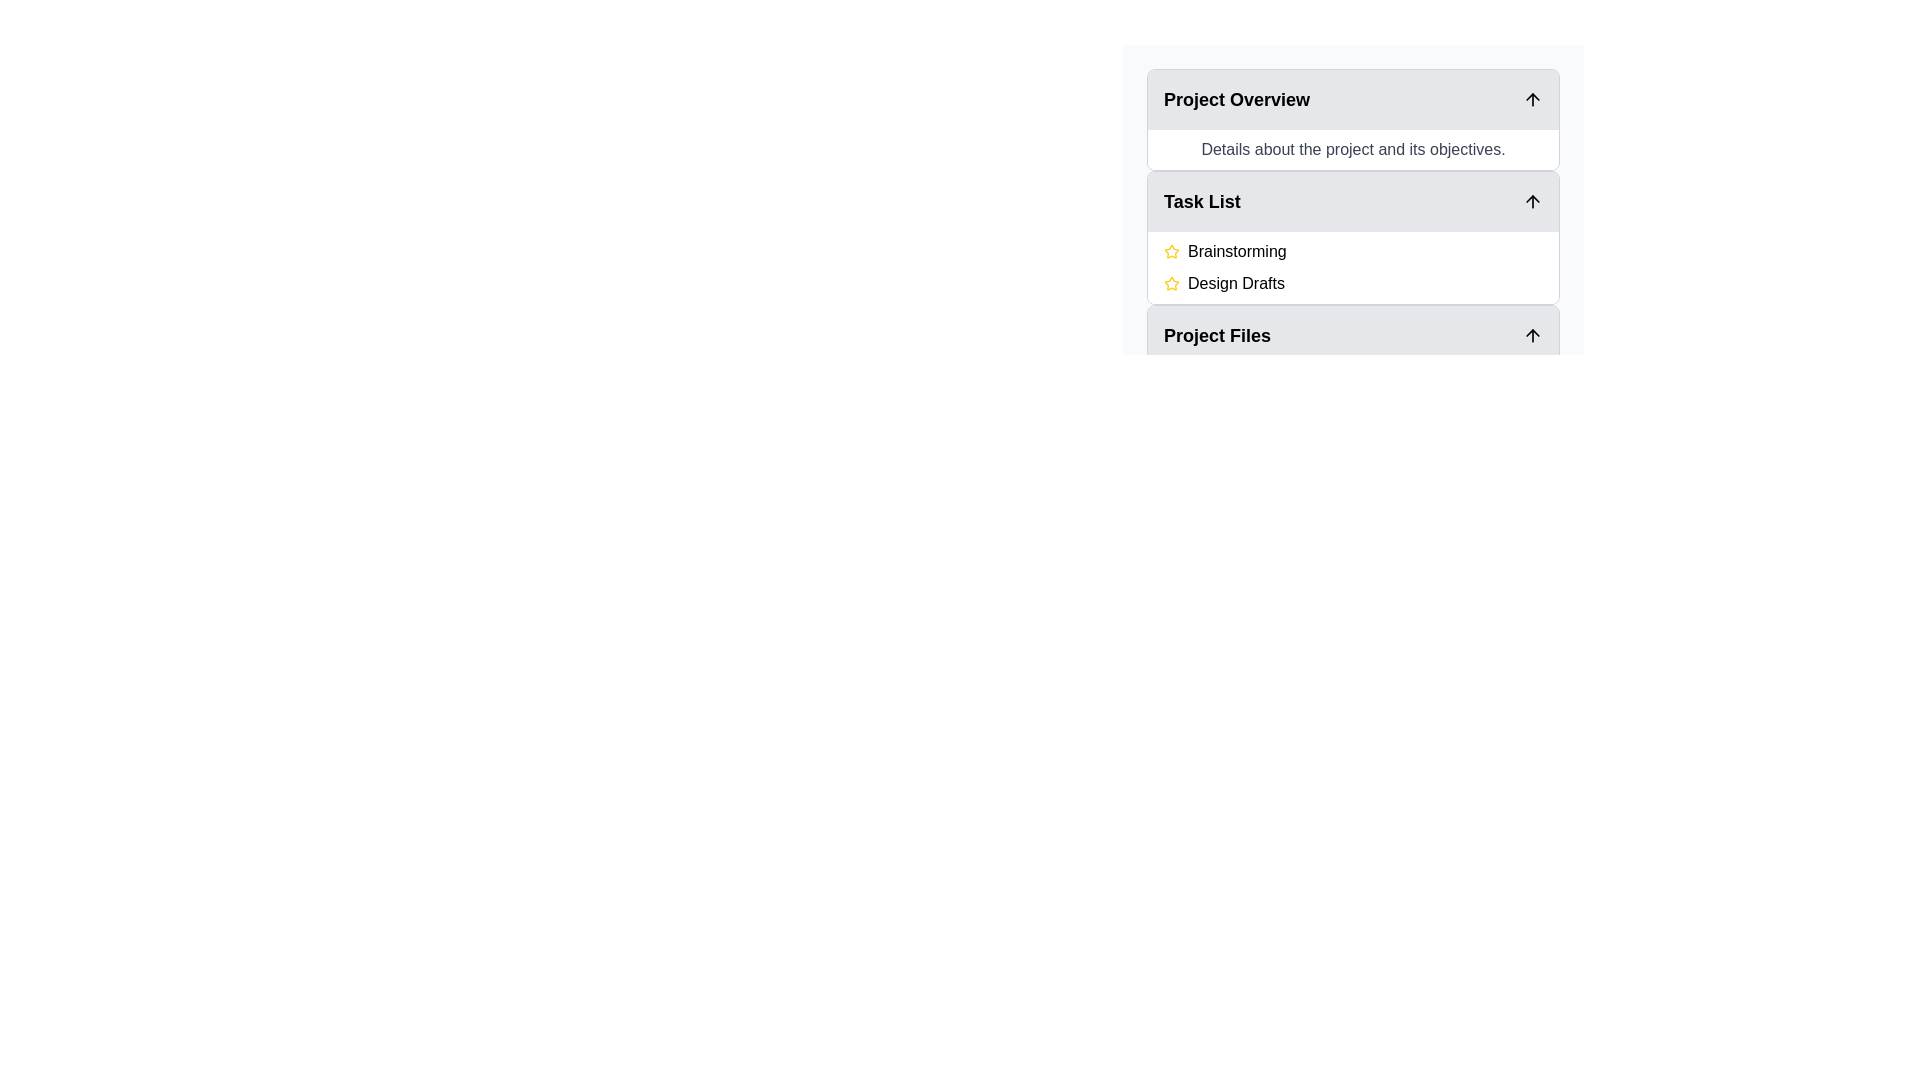  Describe the element at coordinates (1531, 100) in the screenshot. I see `the small upward-pointing black arrow icon located to the far right within the 'Project Overview' section` at that location.